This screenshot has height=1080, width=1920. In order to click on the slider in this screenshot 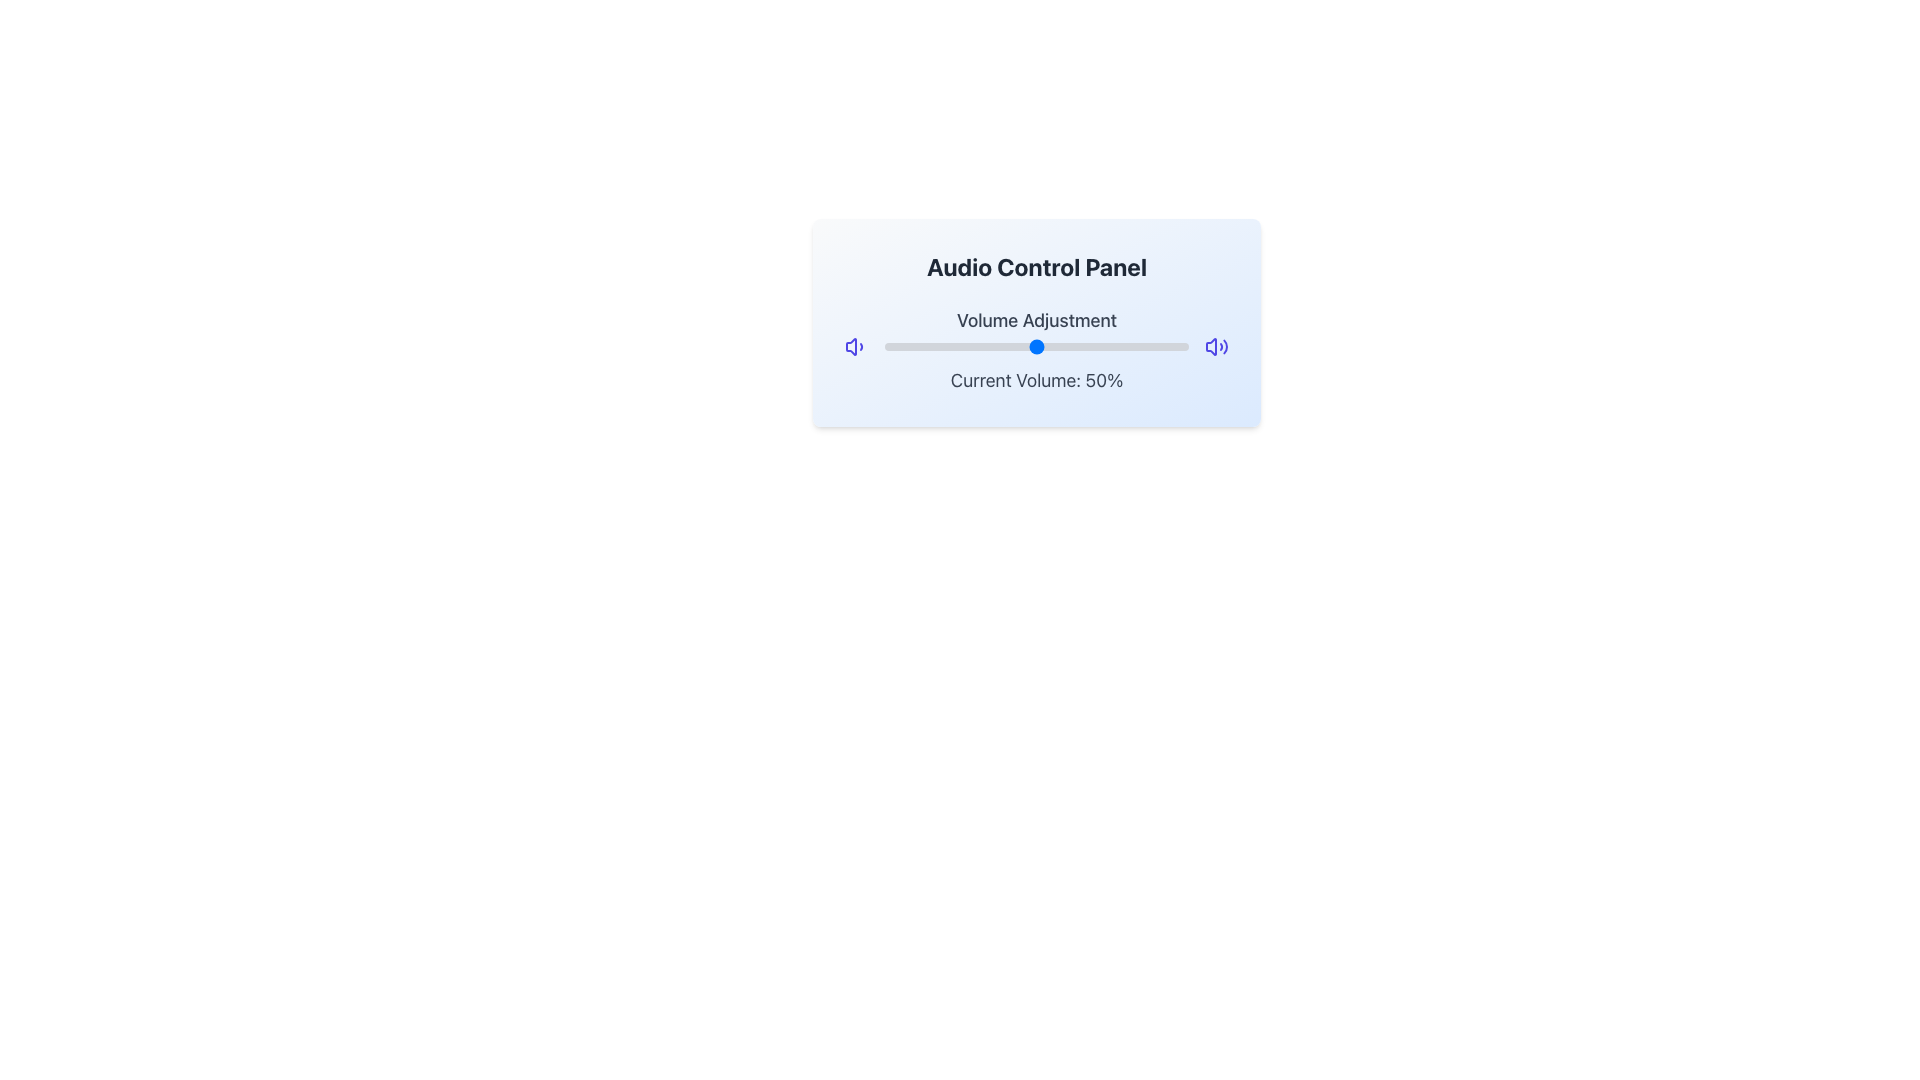, I will do `click(1125, 346)`.